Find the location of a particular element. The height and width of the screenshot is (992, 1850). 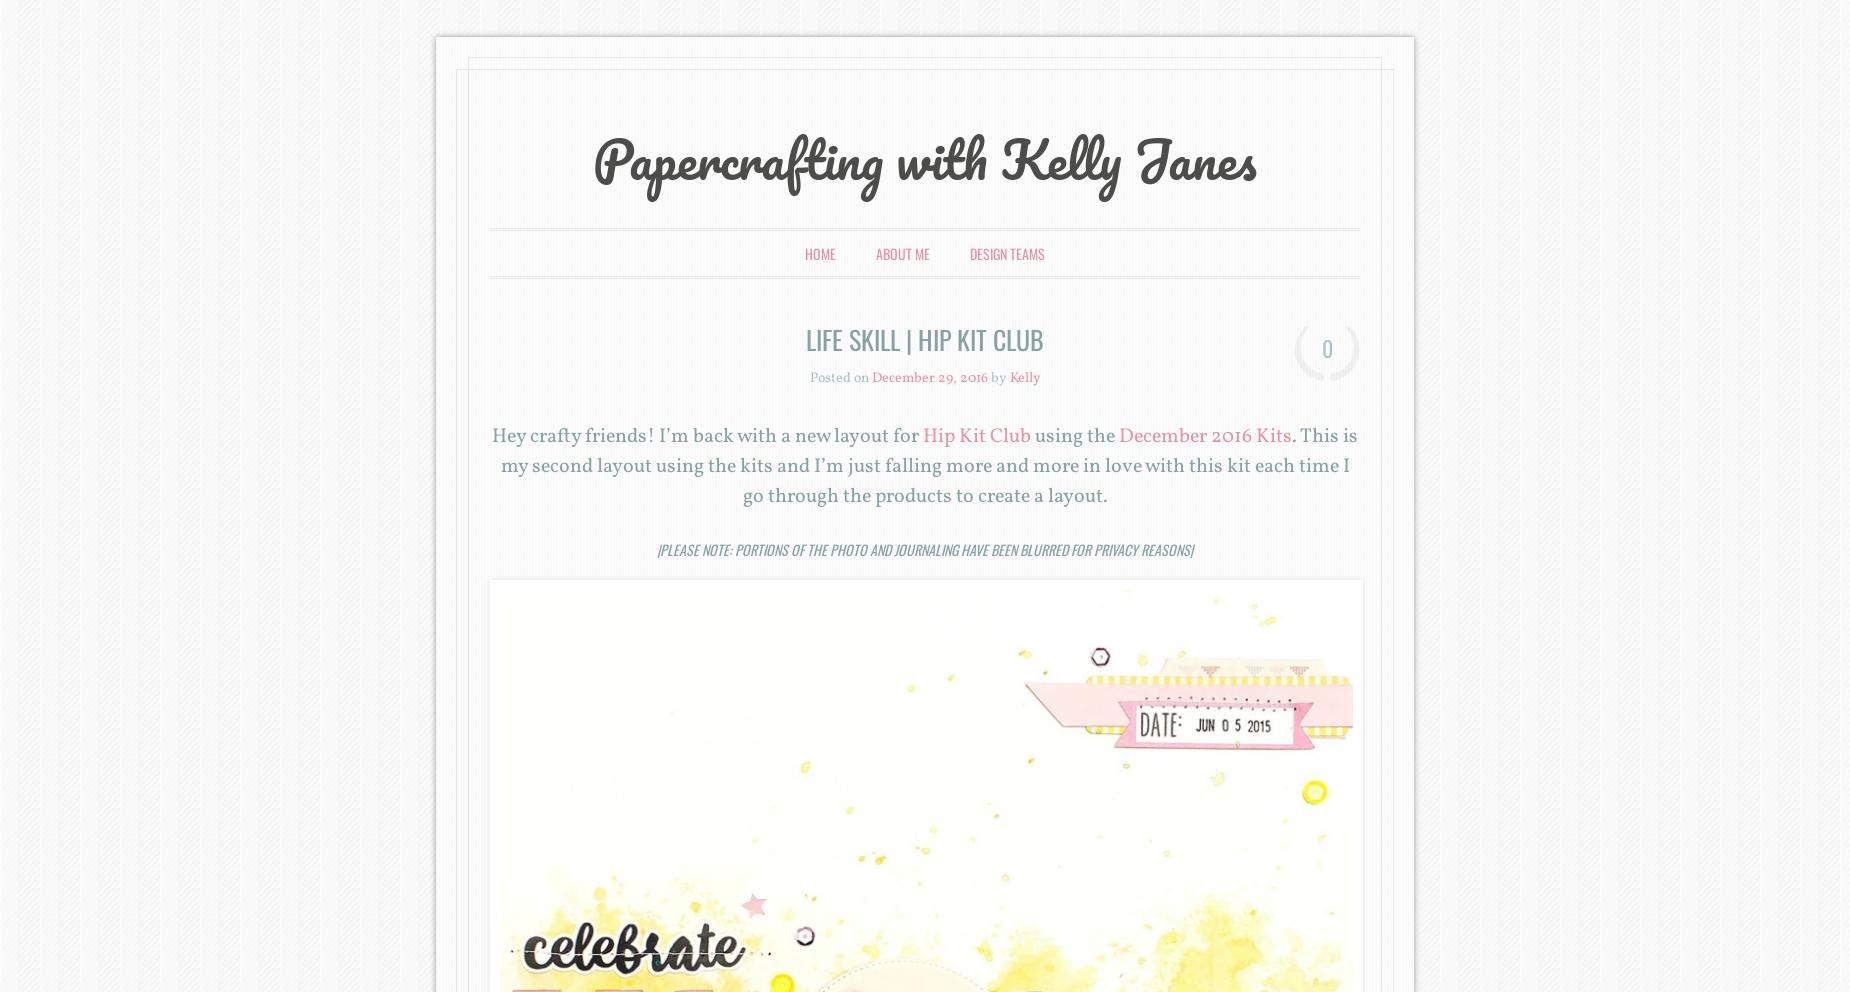

'Posted on' is located at coordinates (809, 378).